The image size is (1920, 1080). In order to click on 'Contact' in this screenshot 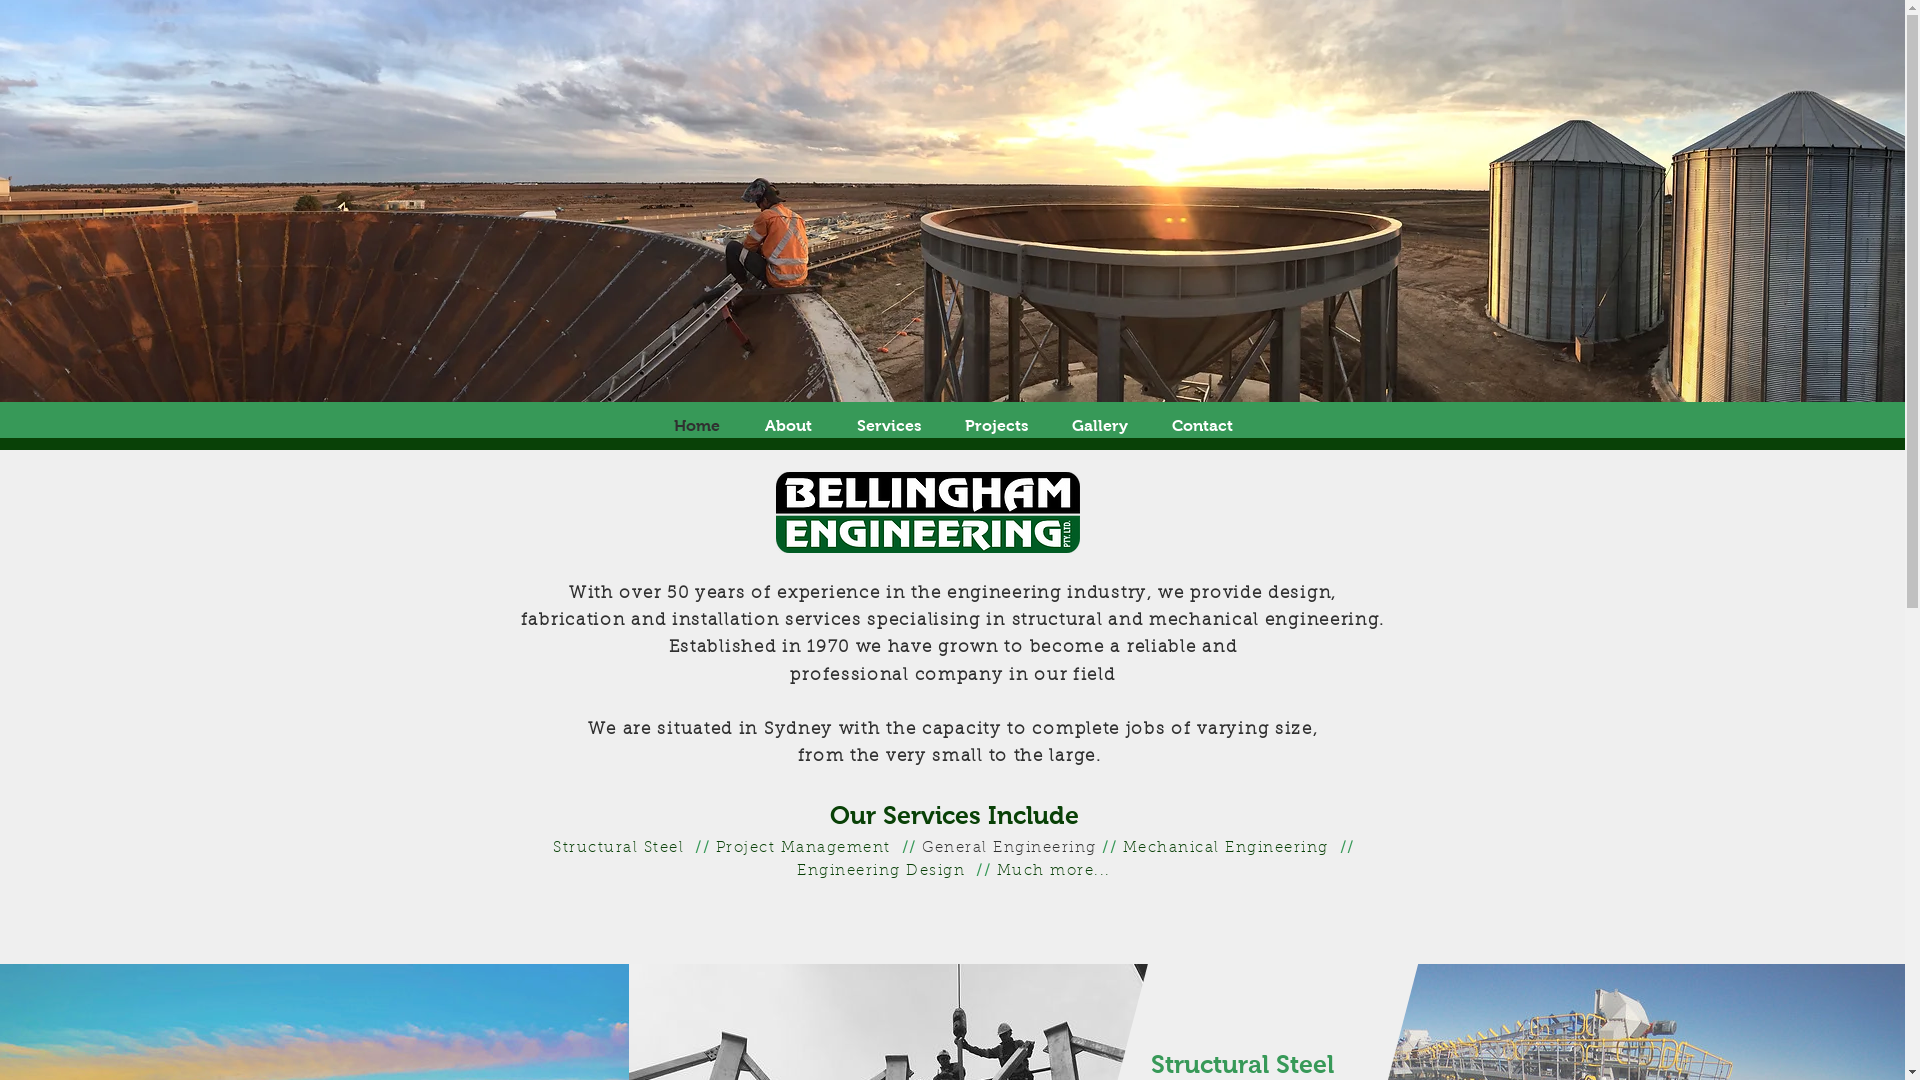, I will do `click(1150, 424)`.